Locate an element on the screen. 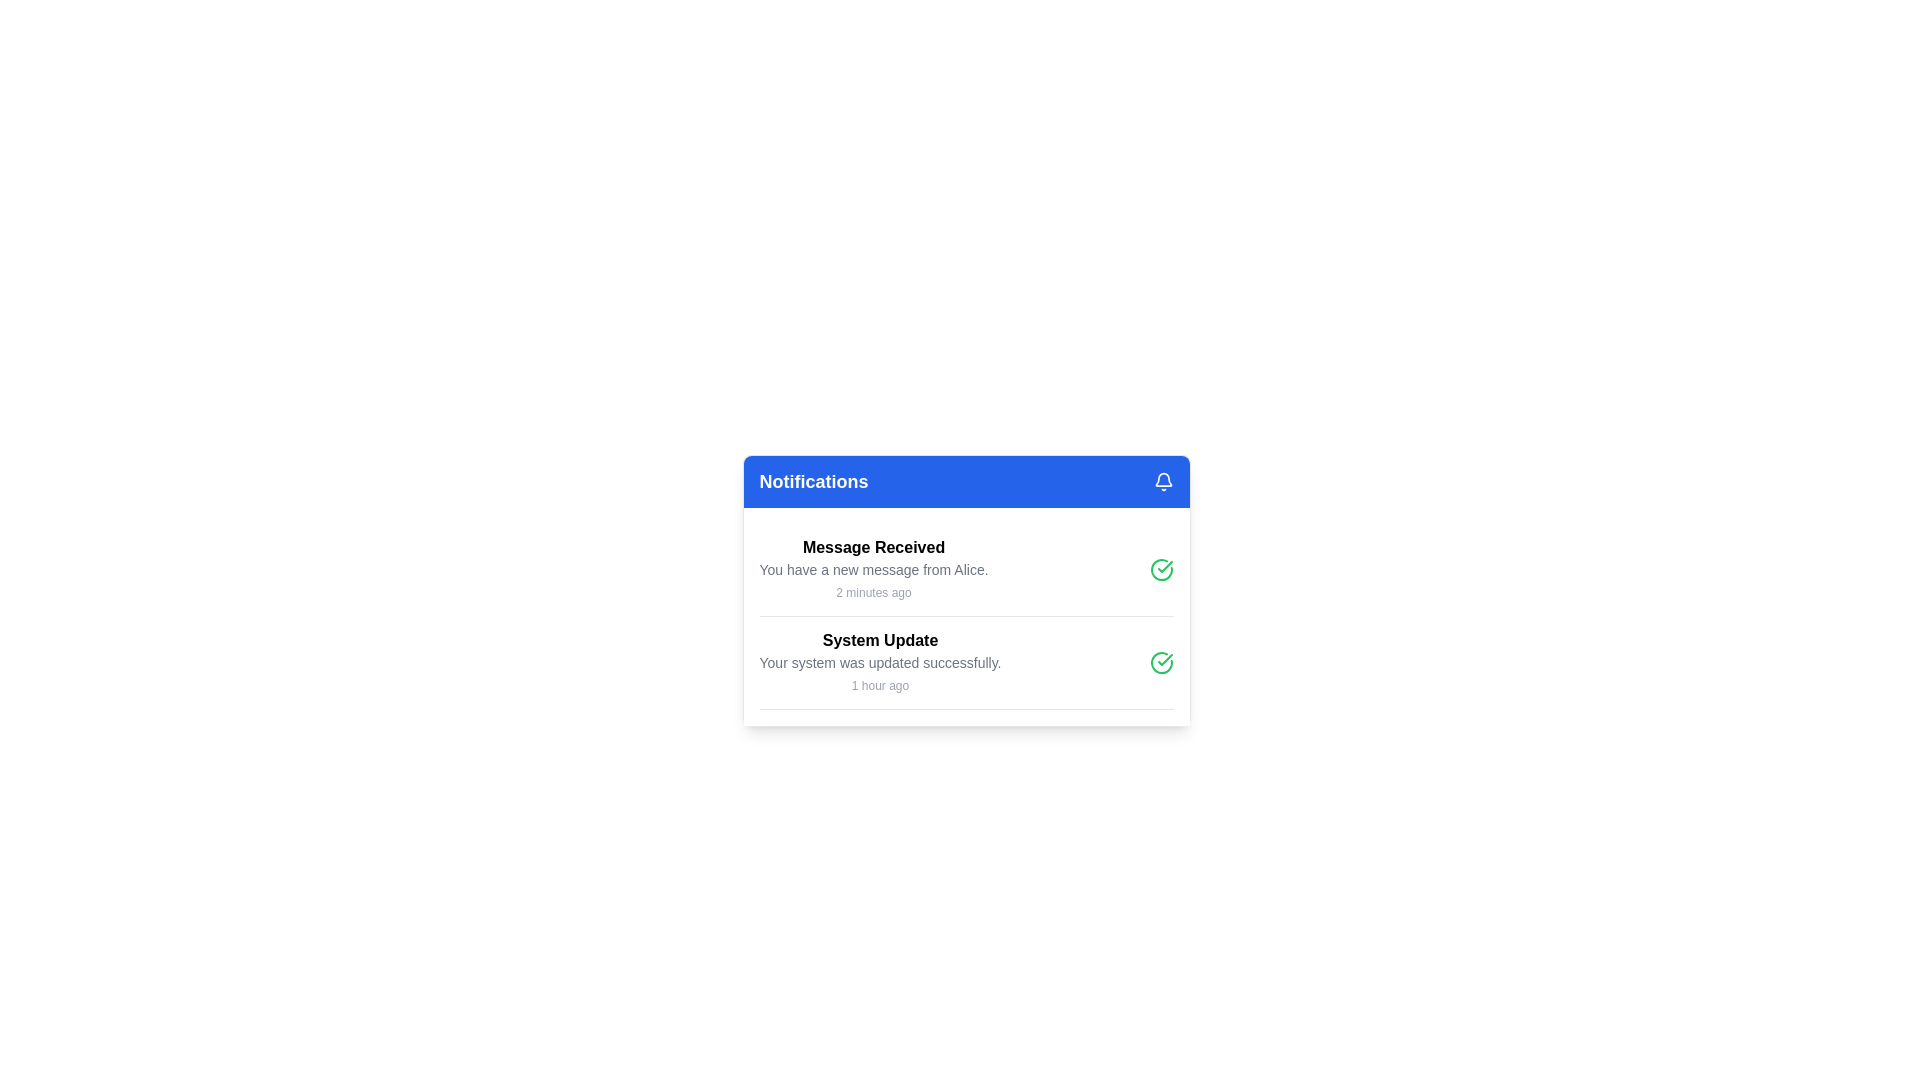  timestamp text displayed in the small text label that shows '1 hour ago' at the bottom-right of the notification entry is located at coordinates (880, 685).